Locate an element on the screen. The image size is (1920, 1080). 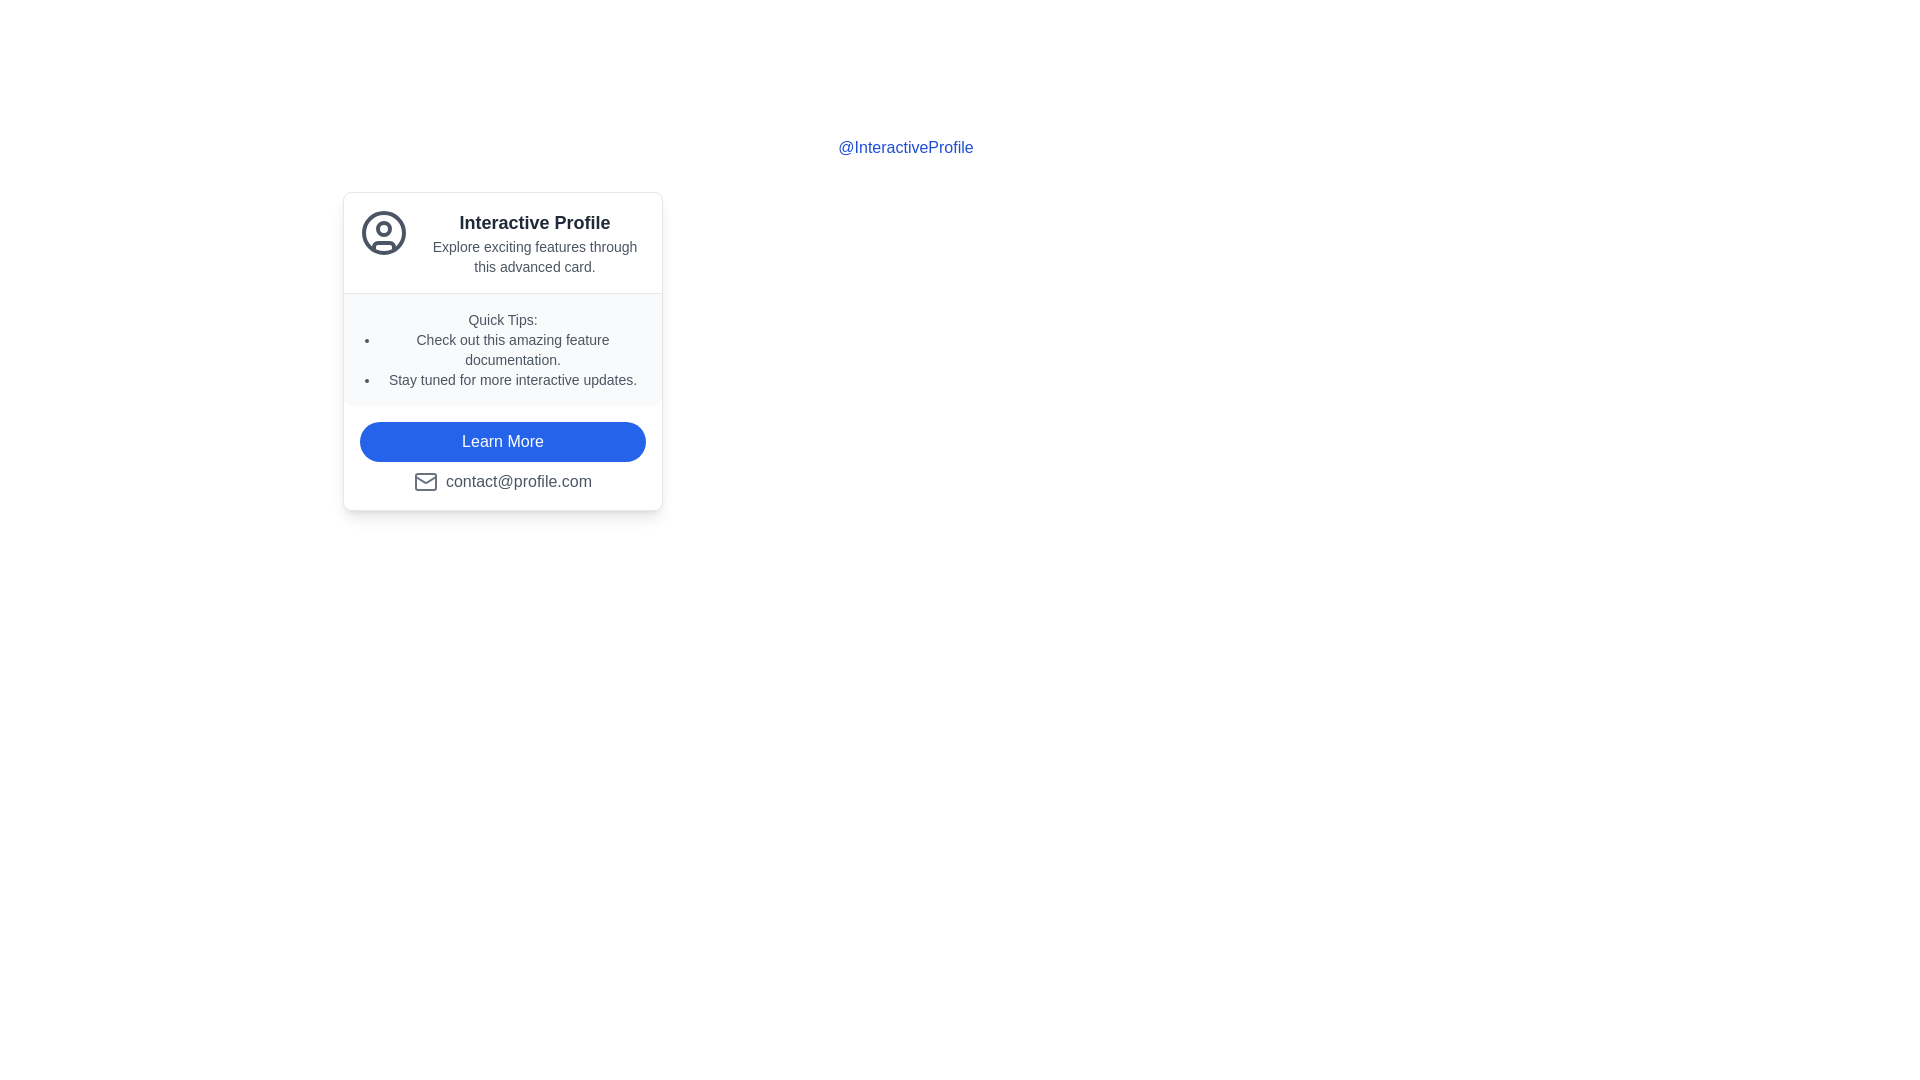
text content displayed in the email address section, which is located in the center-right section of the profile card, adjacent to the mail icon is located at coordinates (518, 482).